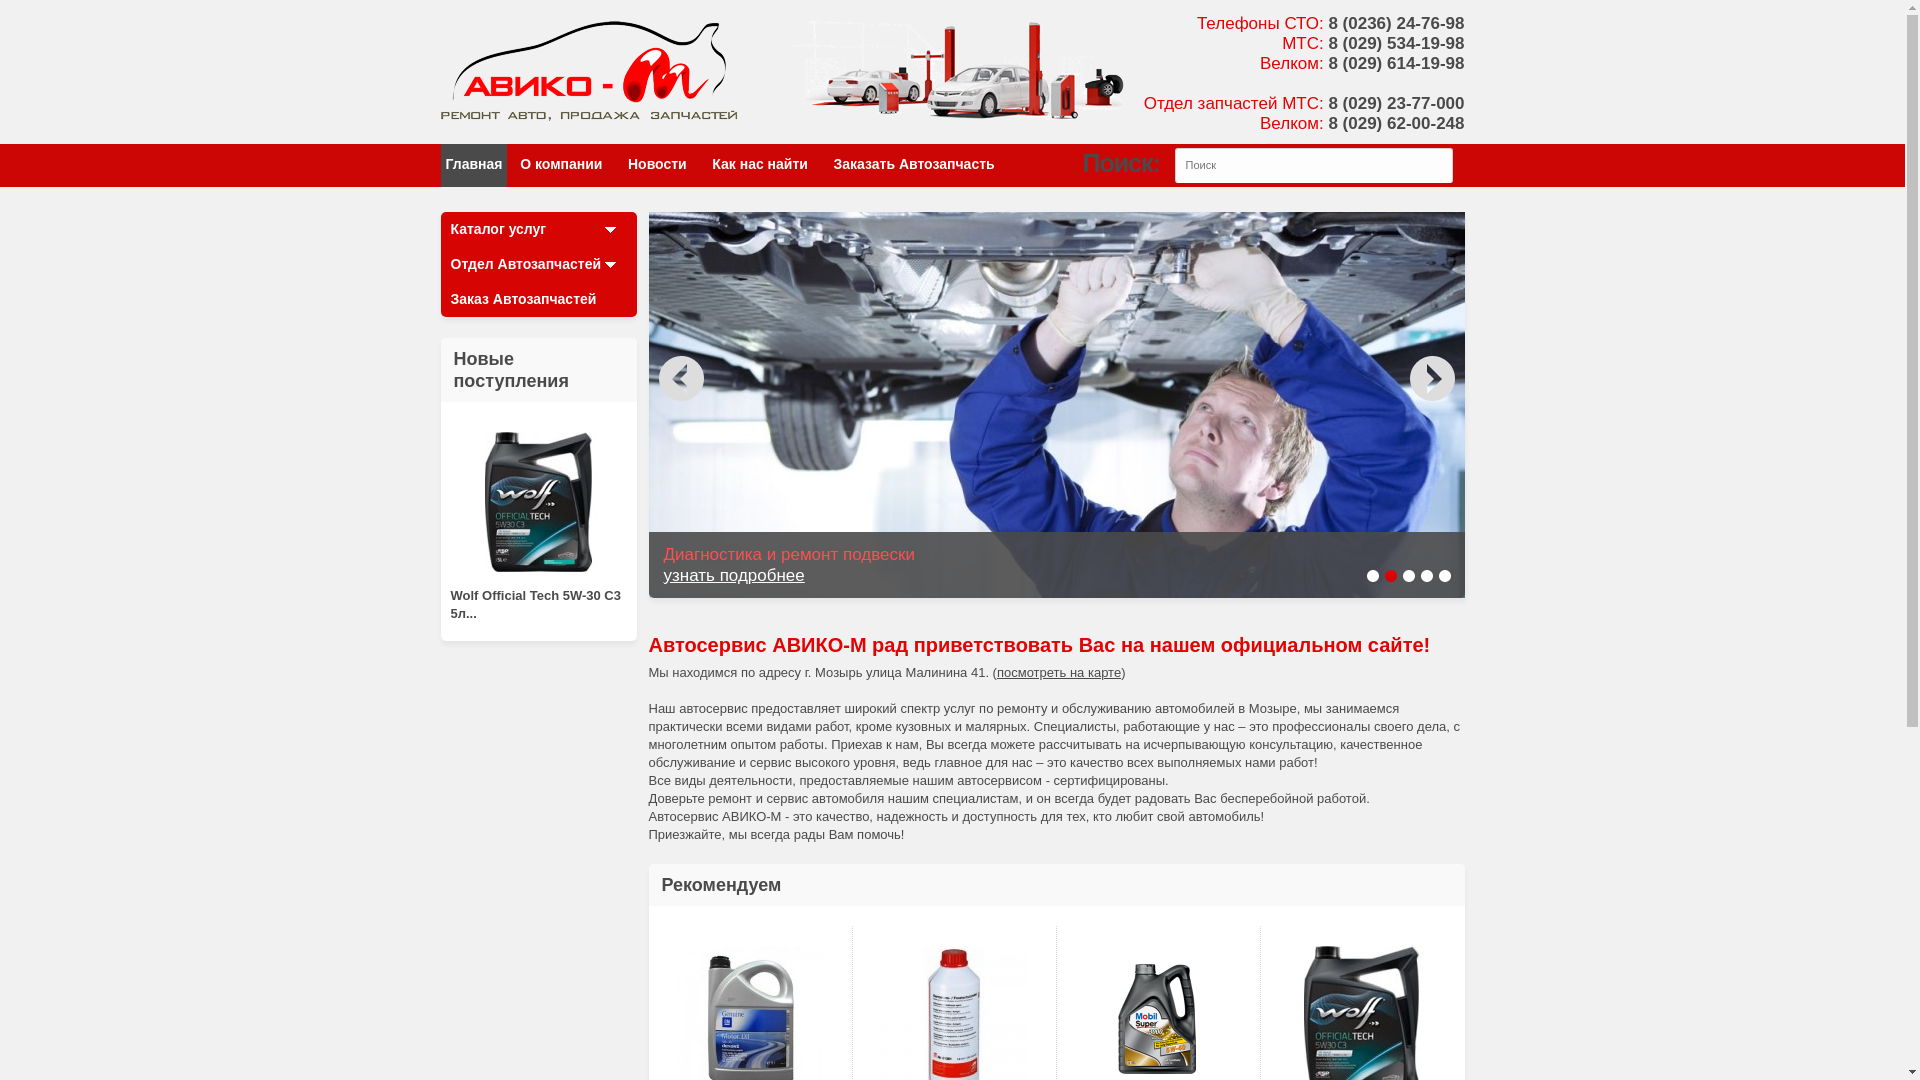  Describe the element at coordinates (1406, 575) in the screenshot. I see `'3'` at that location.